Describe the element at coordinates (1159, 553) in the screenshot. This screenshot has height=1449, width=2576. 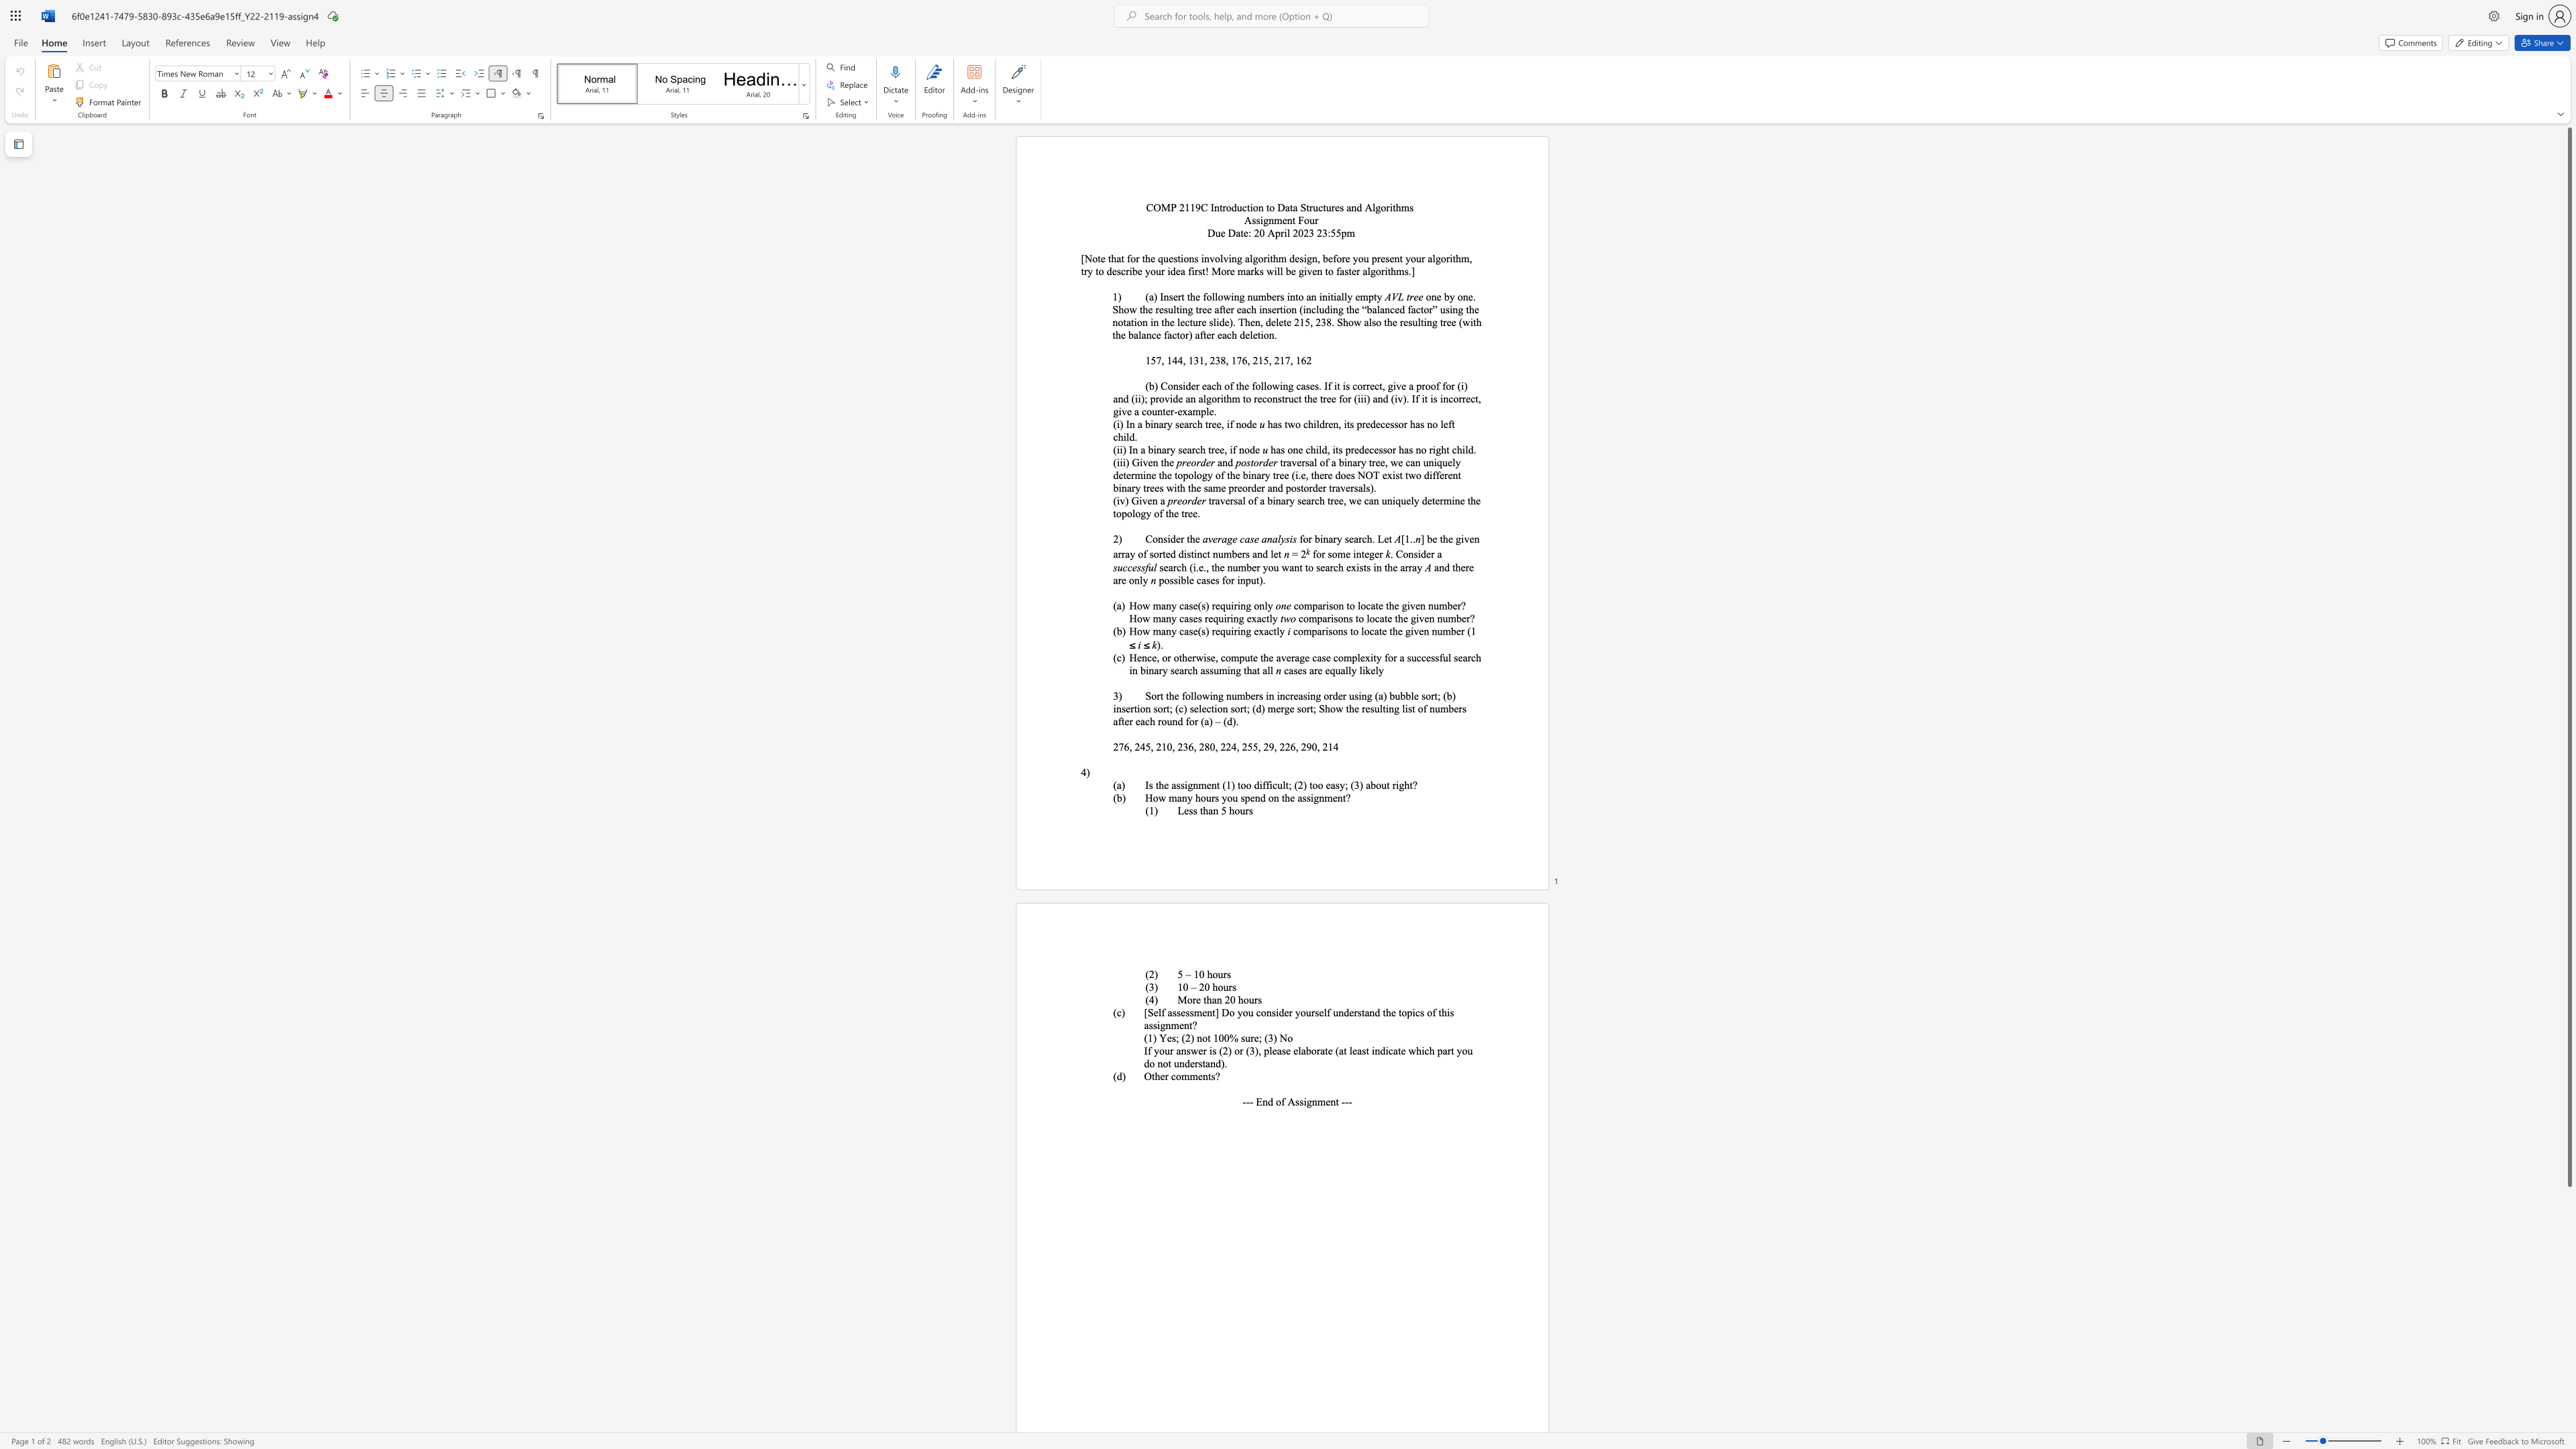
I see `the subset text "rted distinc" within the text "] be the given array of sorted distinct numbers and let"` at that location.